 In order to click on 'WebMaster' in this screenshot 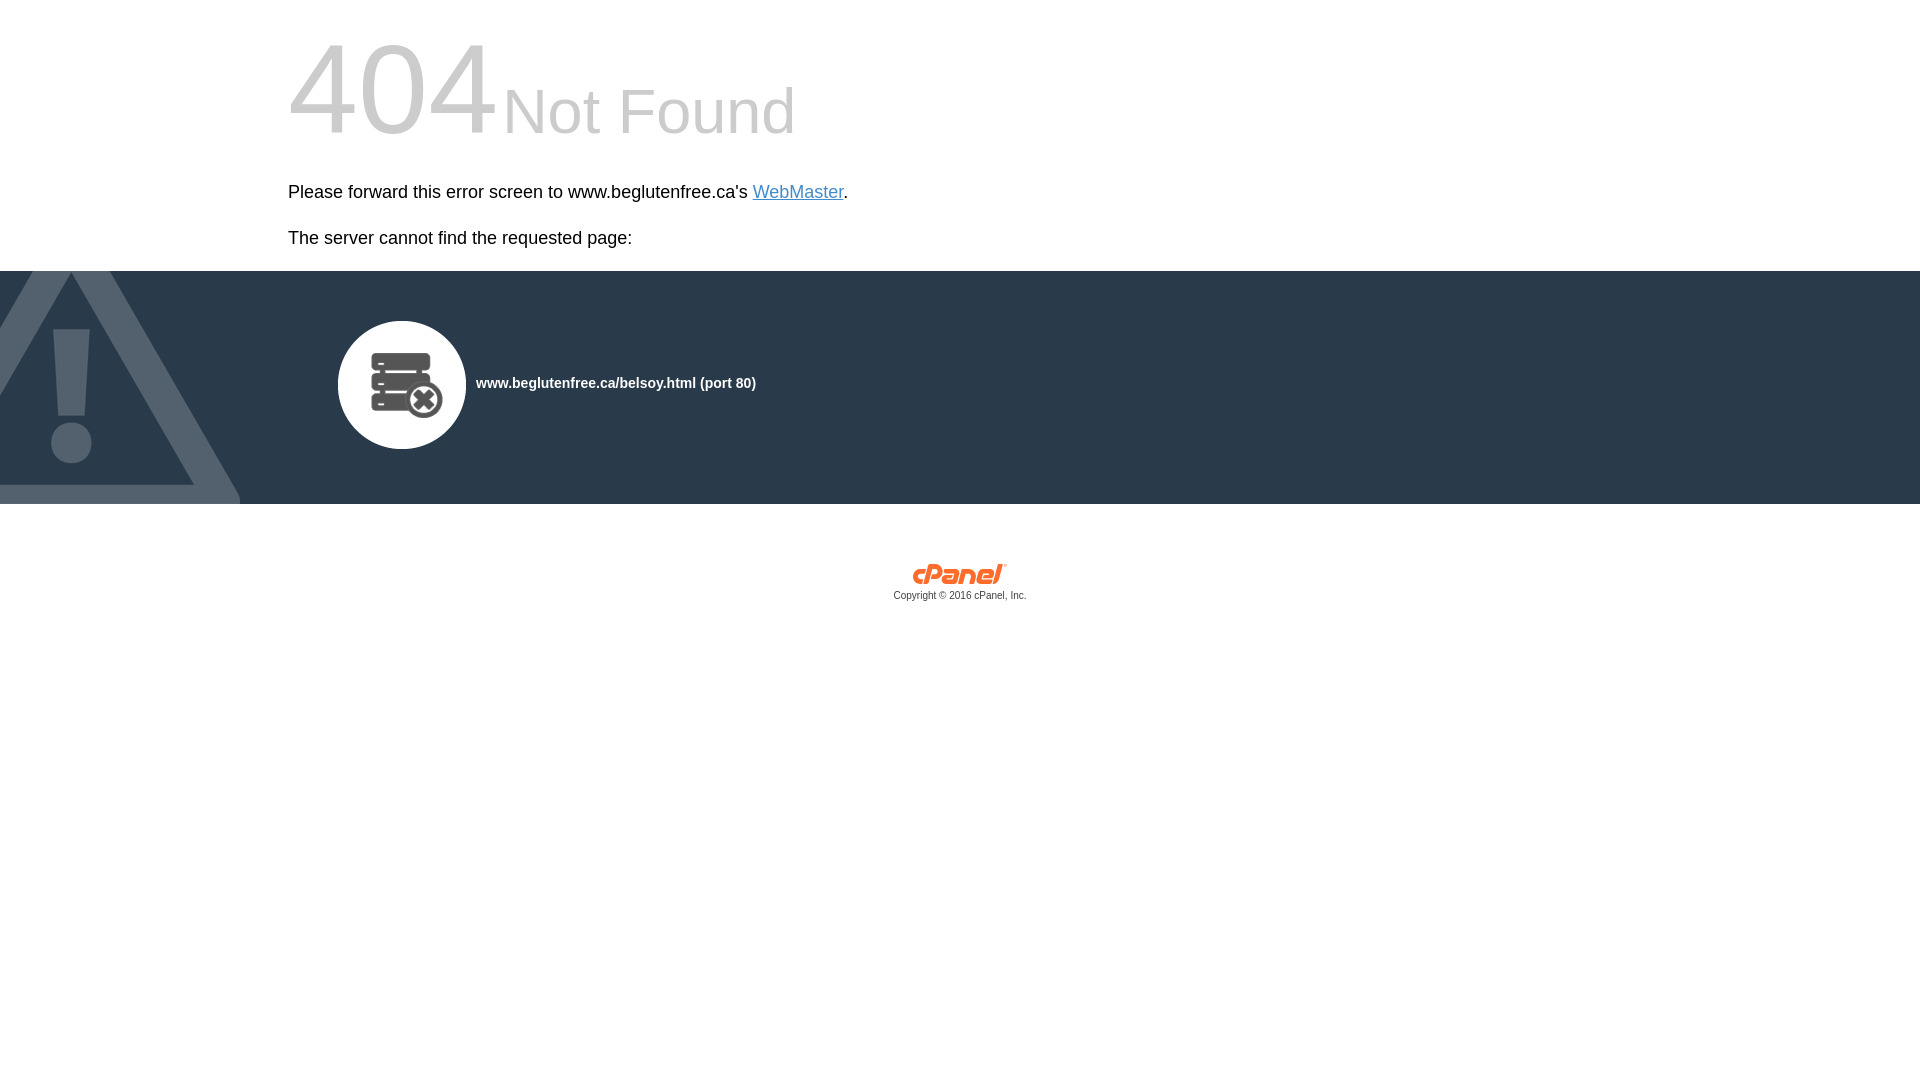, I will do `click(797, 192)`.